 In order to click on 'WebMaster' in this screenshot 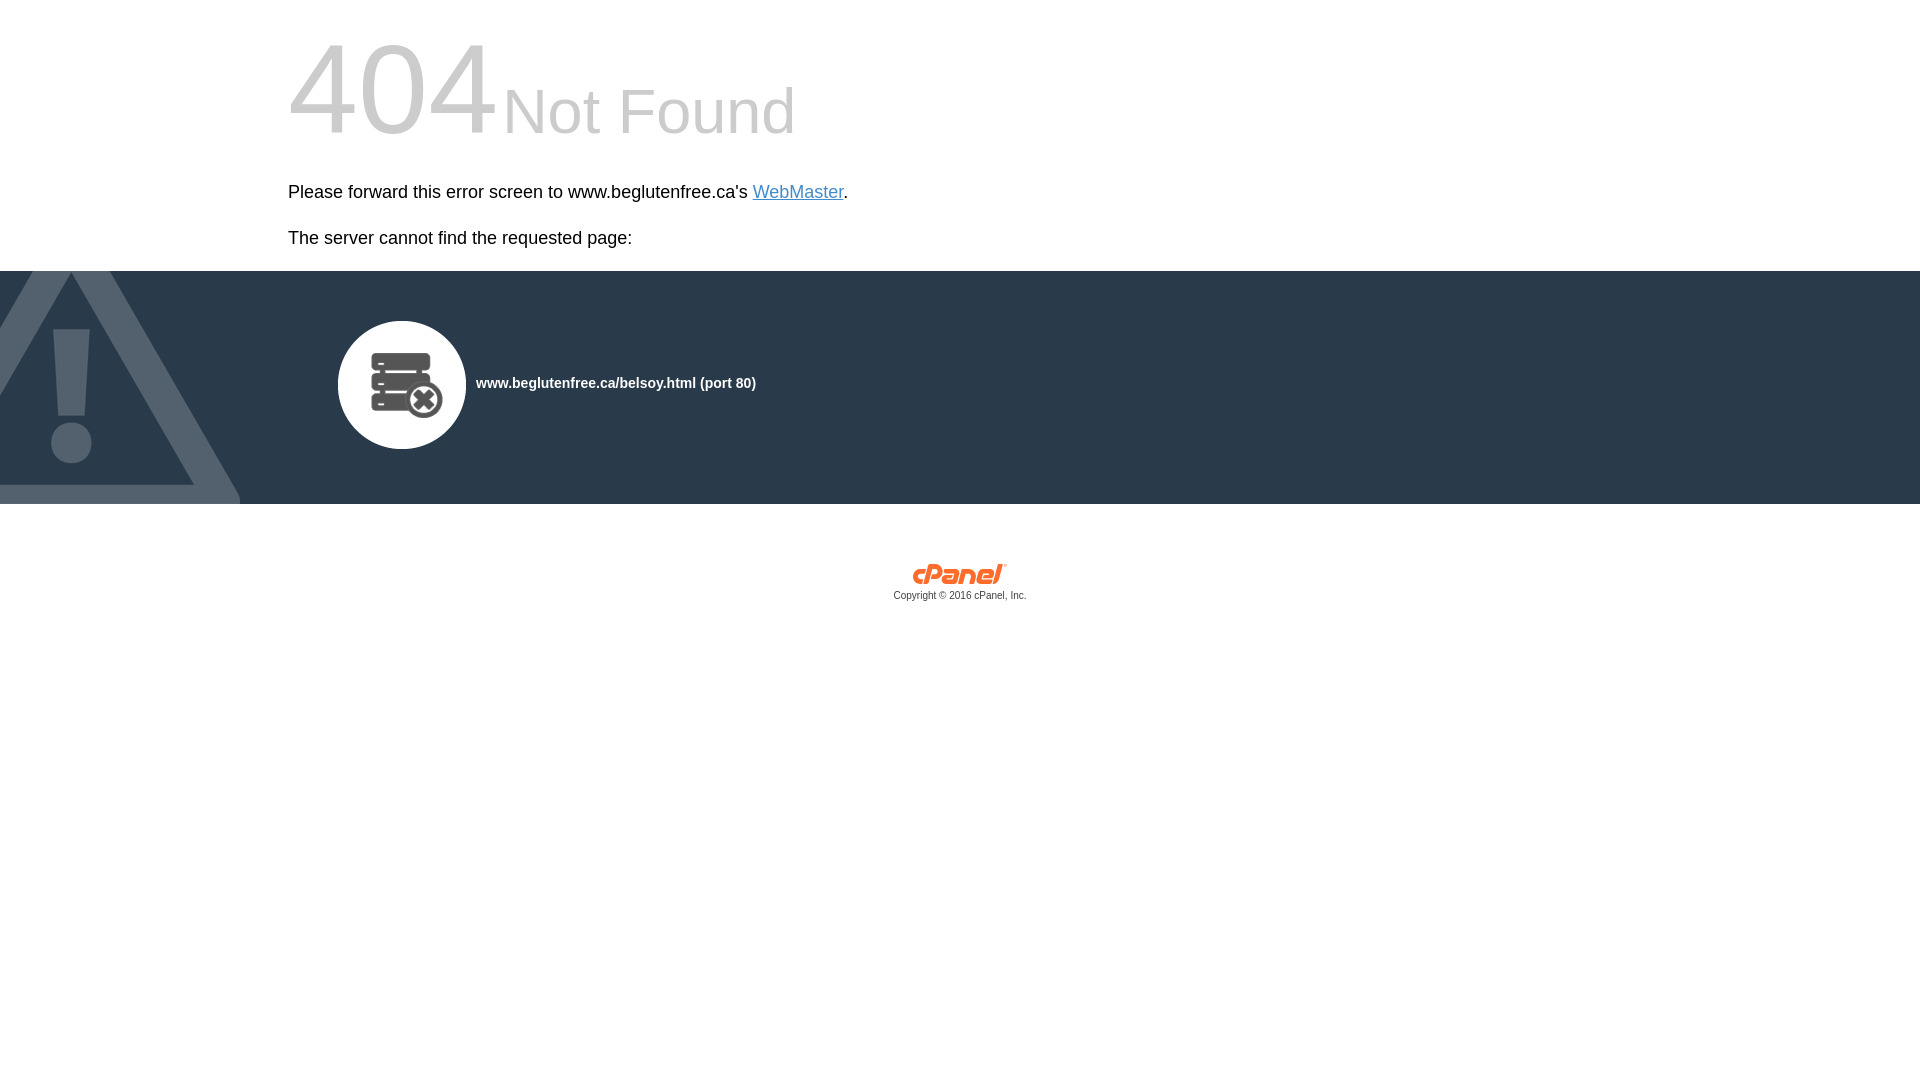, I will do `click(797, 192)`.